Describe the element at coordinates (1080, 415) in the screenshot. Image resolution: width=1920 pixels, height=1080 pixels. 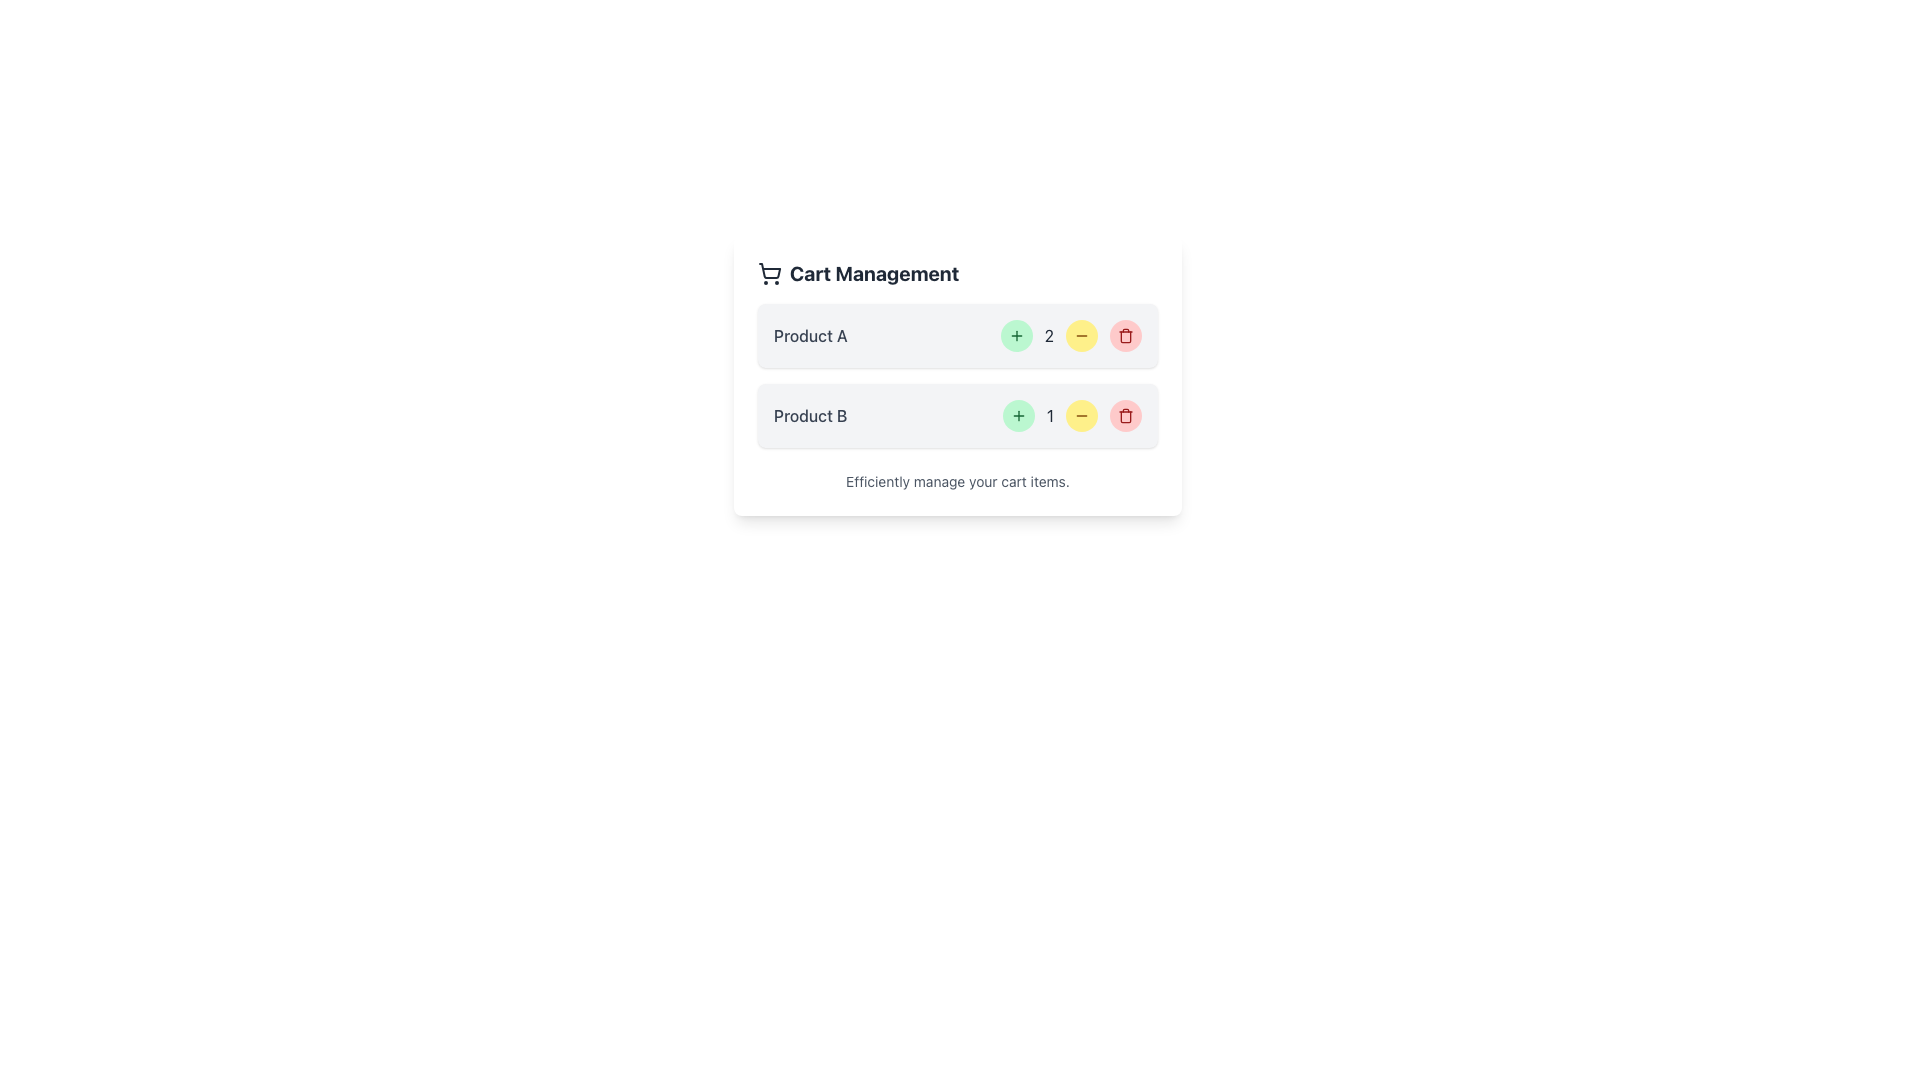
I see `the button with a minus symbol to decrease the quantity of 'Product B' located on the right side of its row` at that location.